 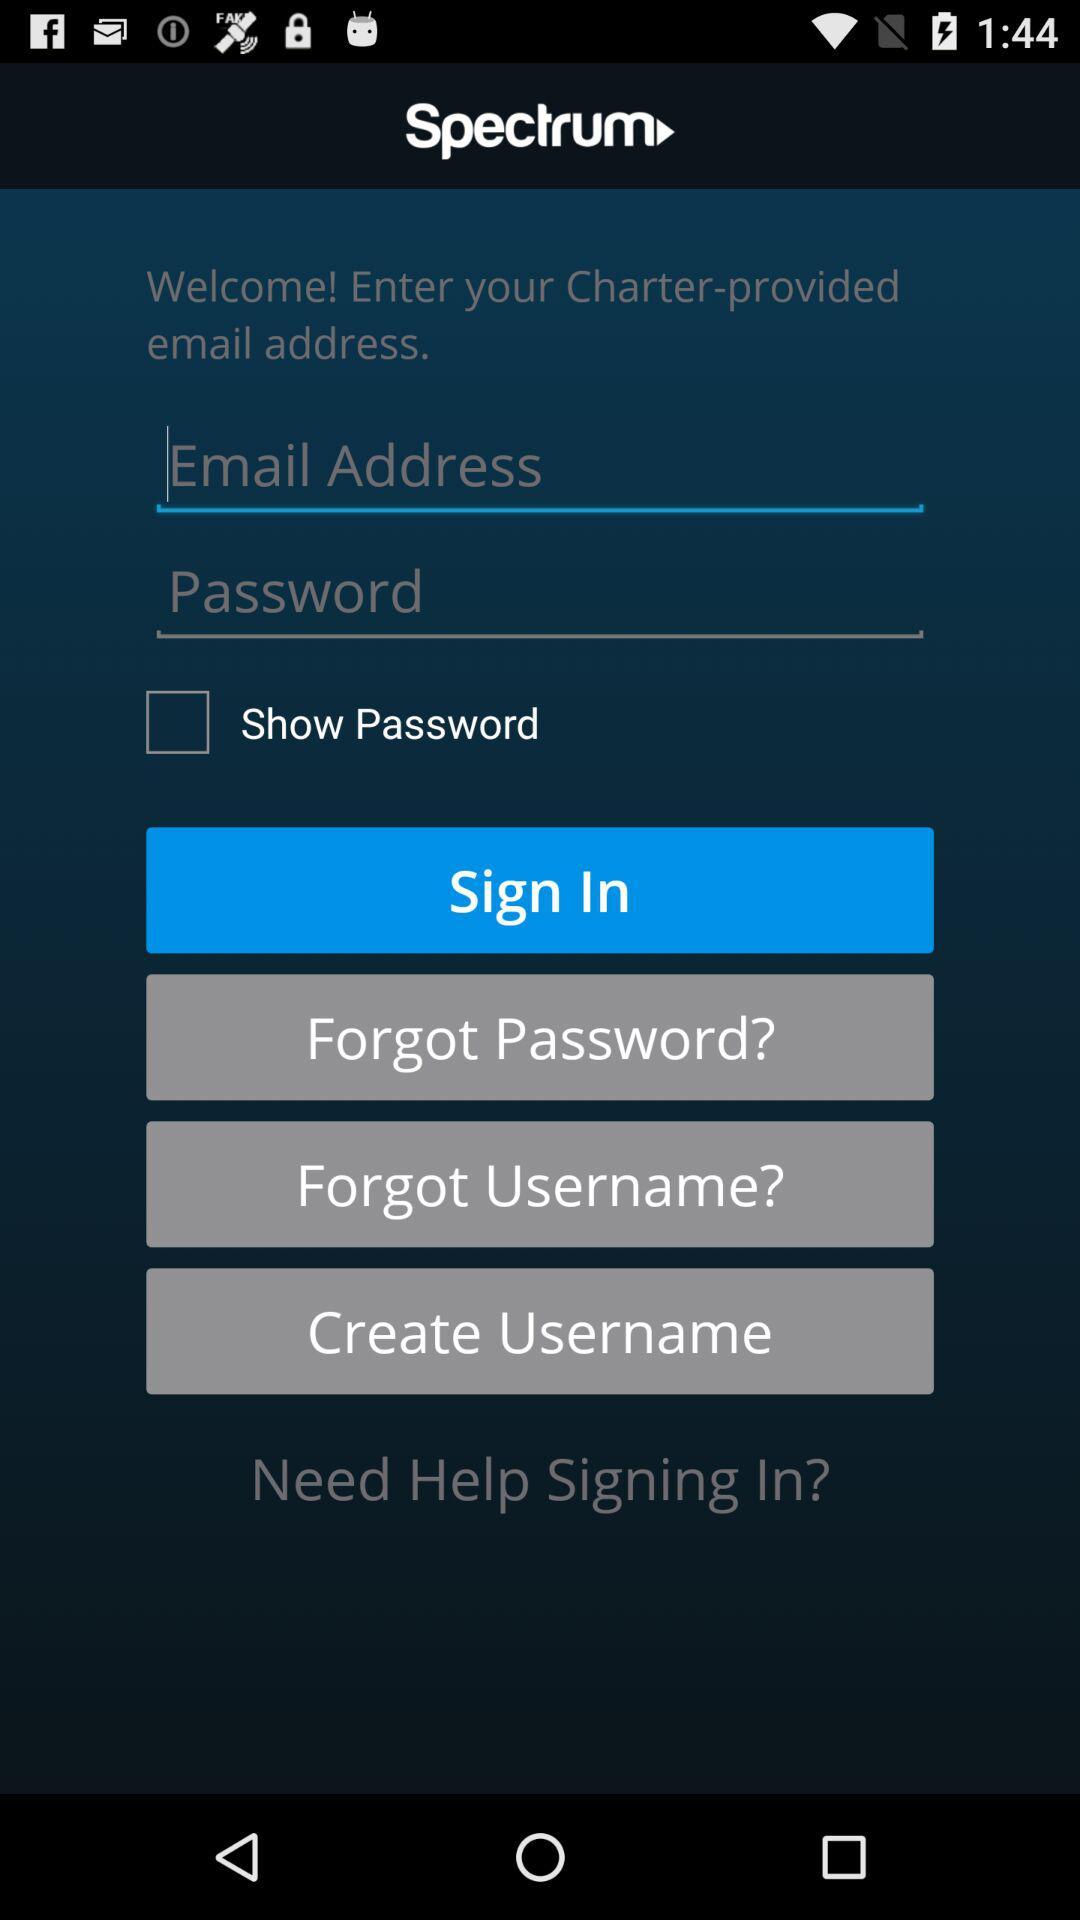 What do you see at coordinates (540, 1331) in the screenshot?
I see `create username` at bounding box center [540, 1331].